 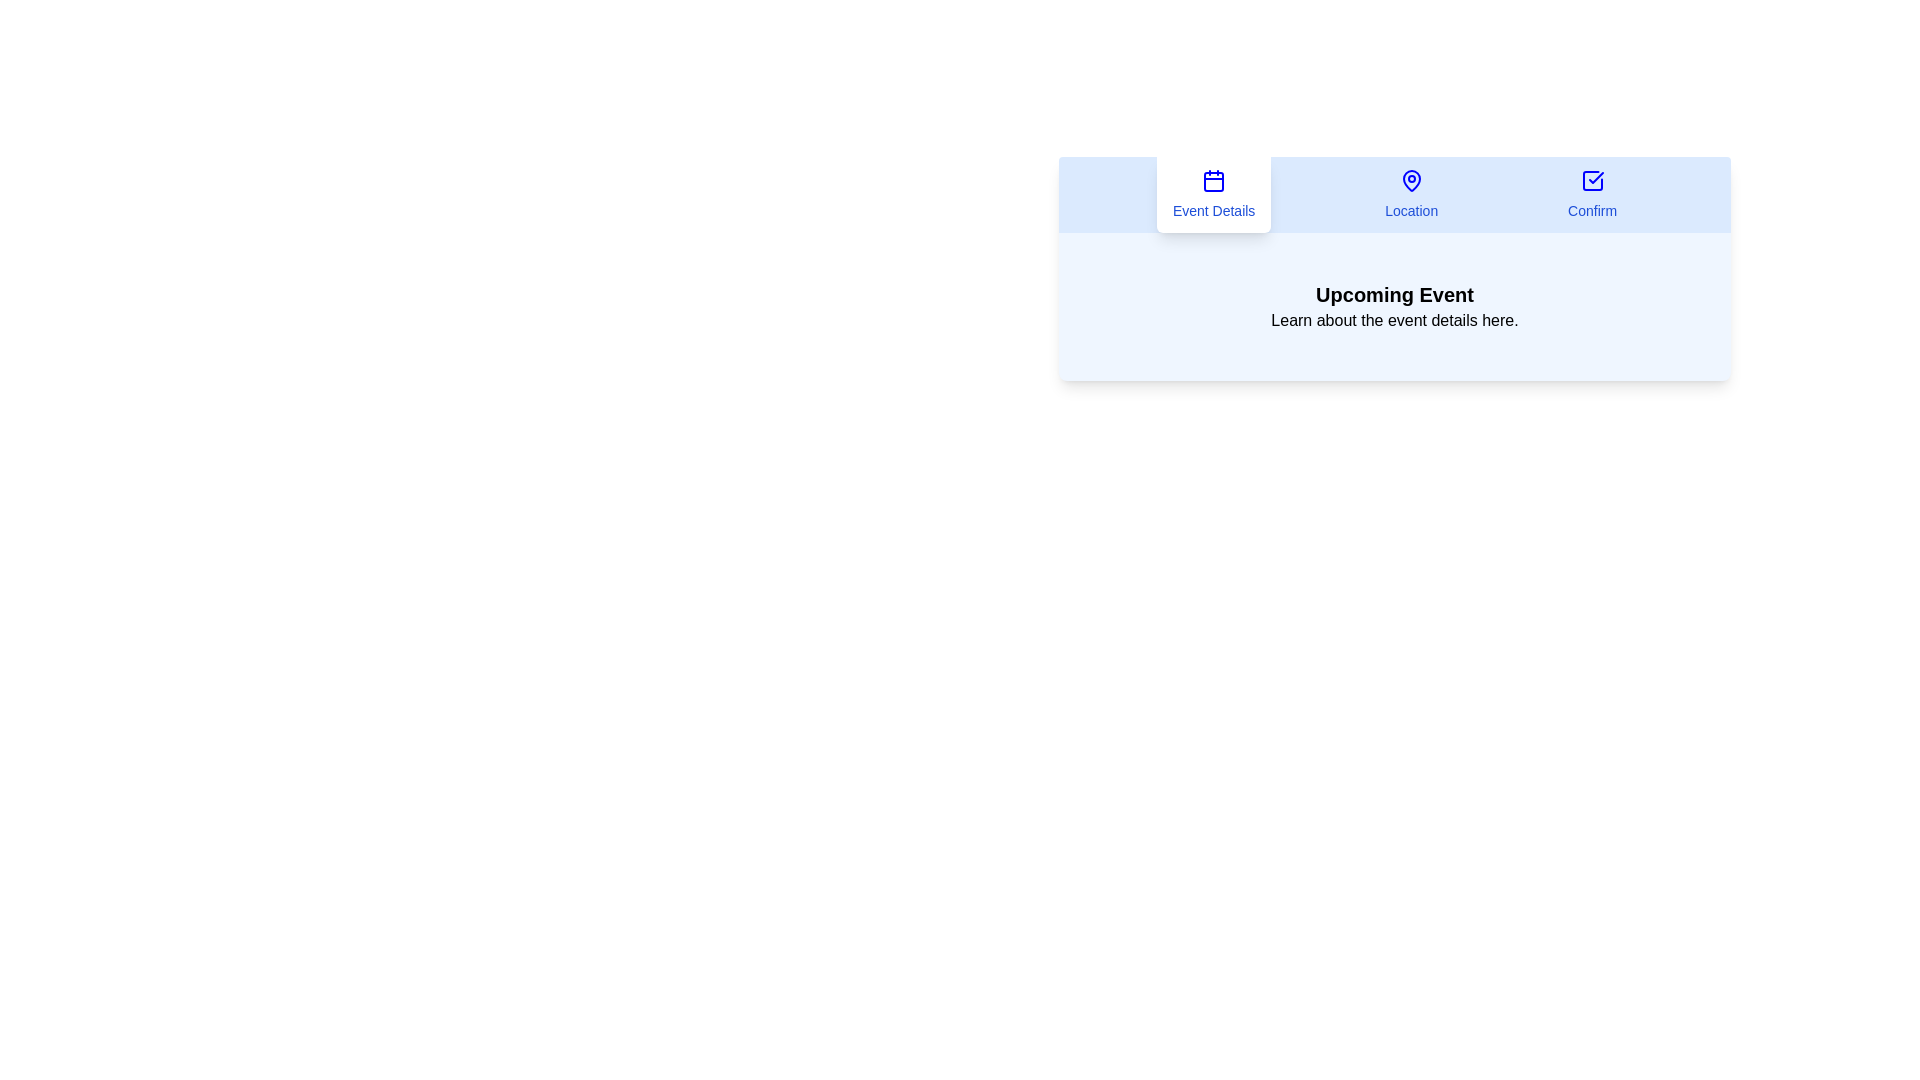 What do you see at coordinates (1592, 195) in the screenshot?
I see `the tab labeled Confirm to observe the visual feedback` at bounding box center [1592, 195].